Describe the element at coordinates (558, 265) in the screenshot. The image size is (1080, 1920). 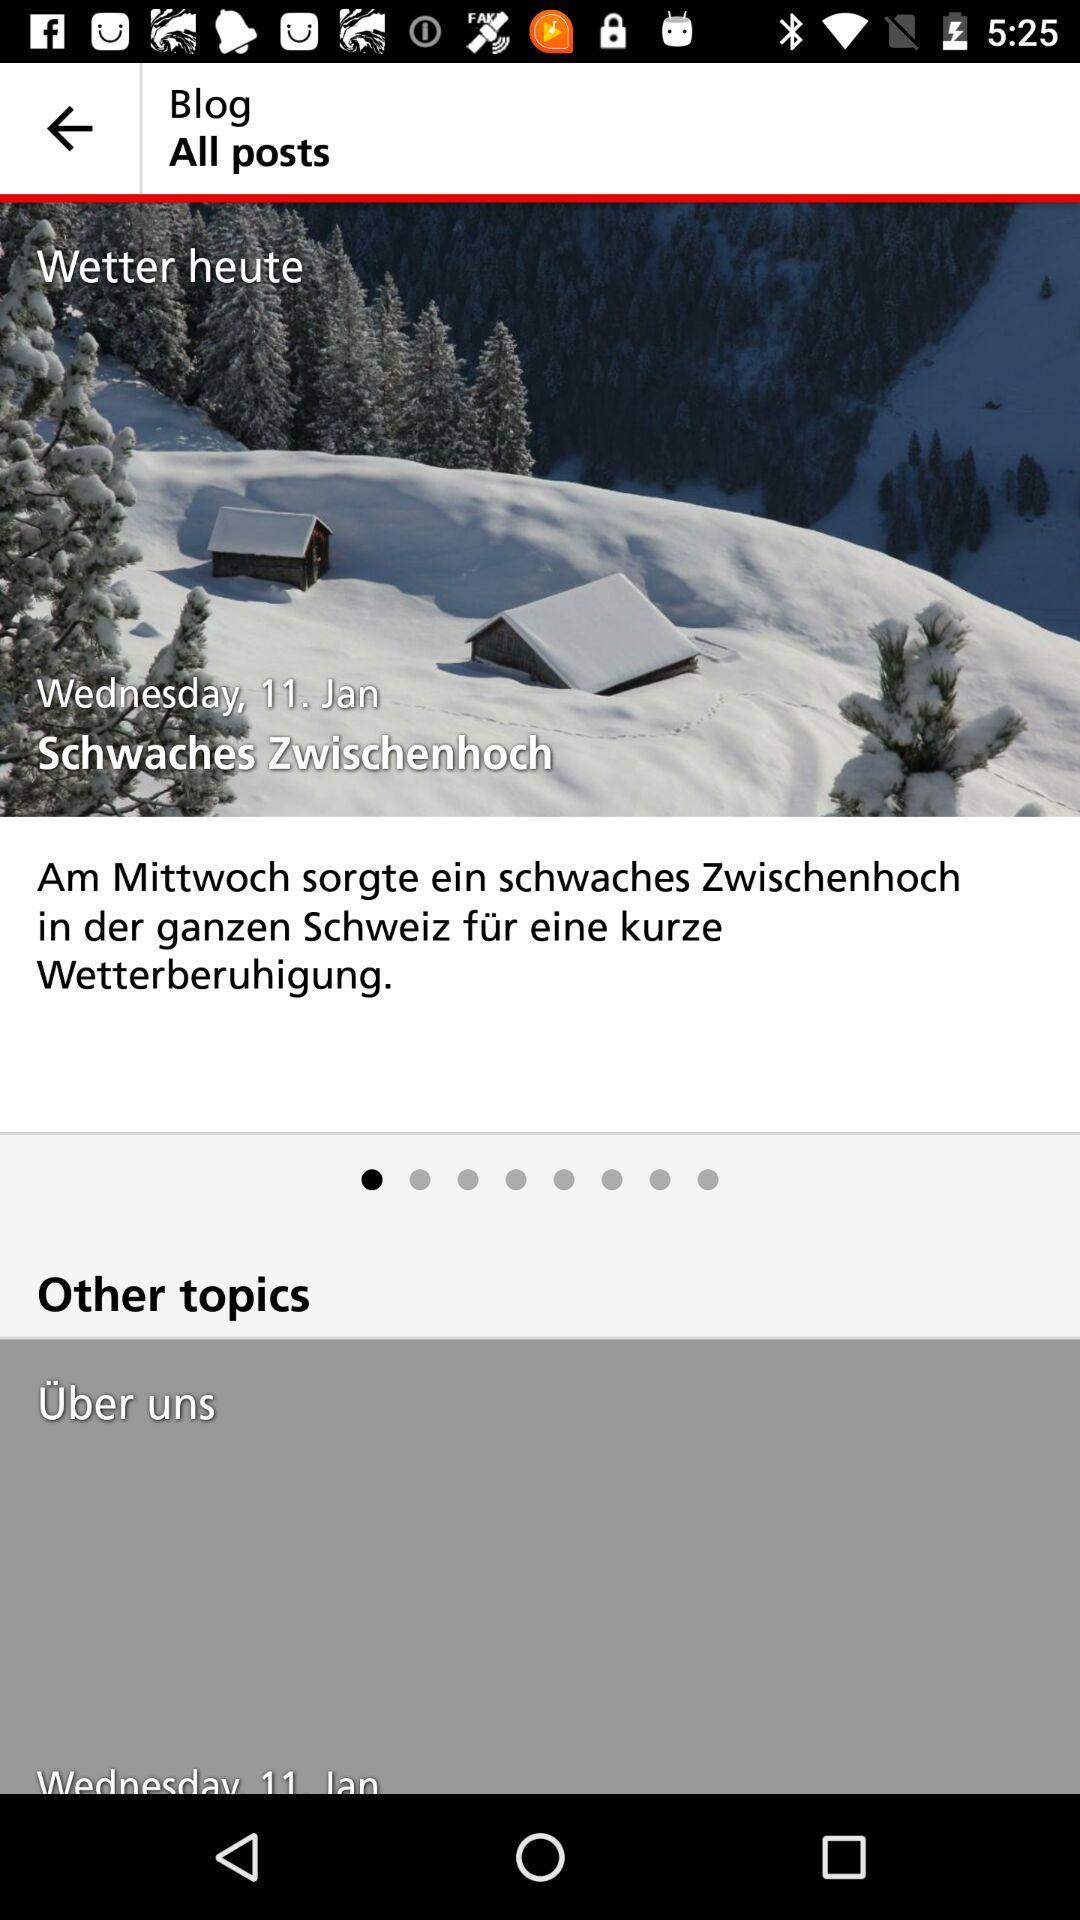
I see `wetter heute item` at that location.